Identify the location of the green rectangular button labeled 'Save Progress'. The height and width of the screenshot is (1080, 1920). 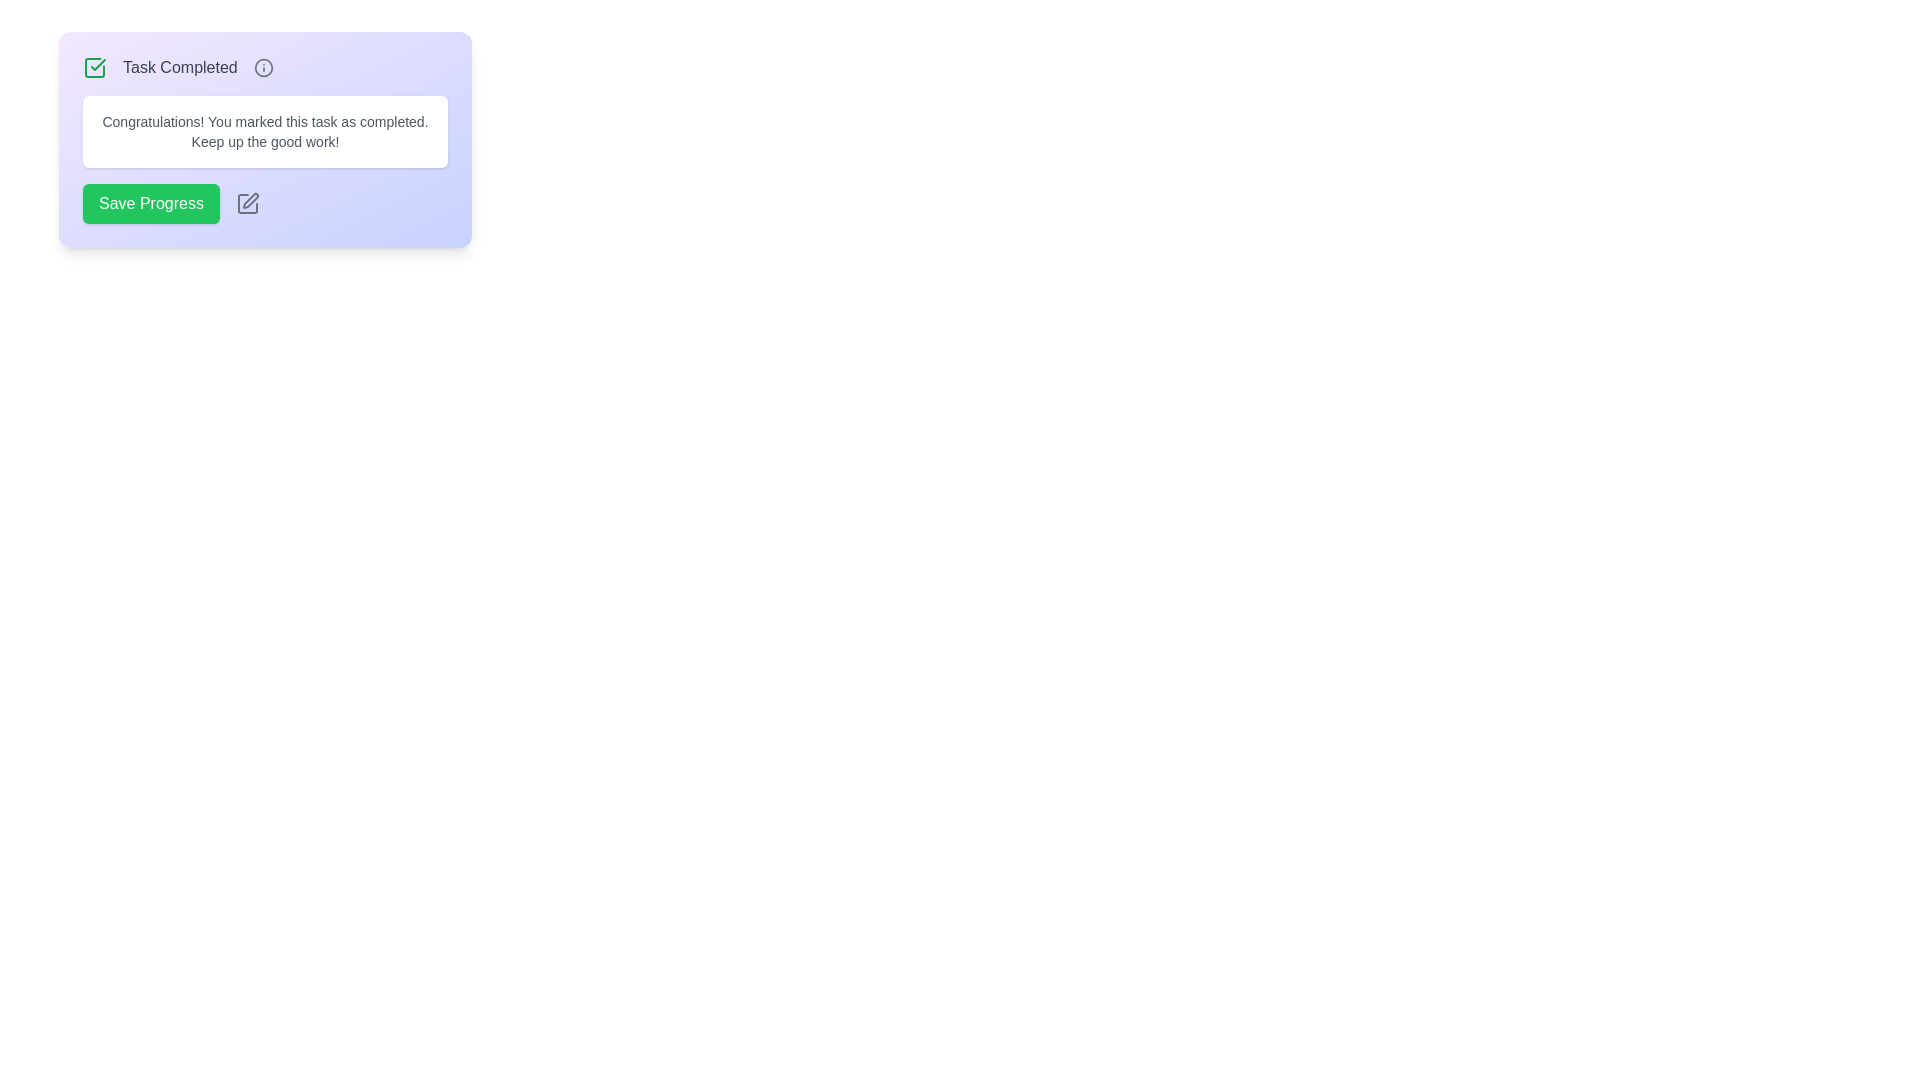
(150, 204).